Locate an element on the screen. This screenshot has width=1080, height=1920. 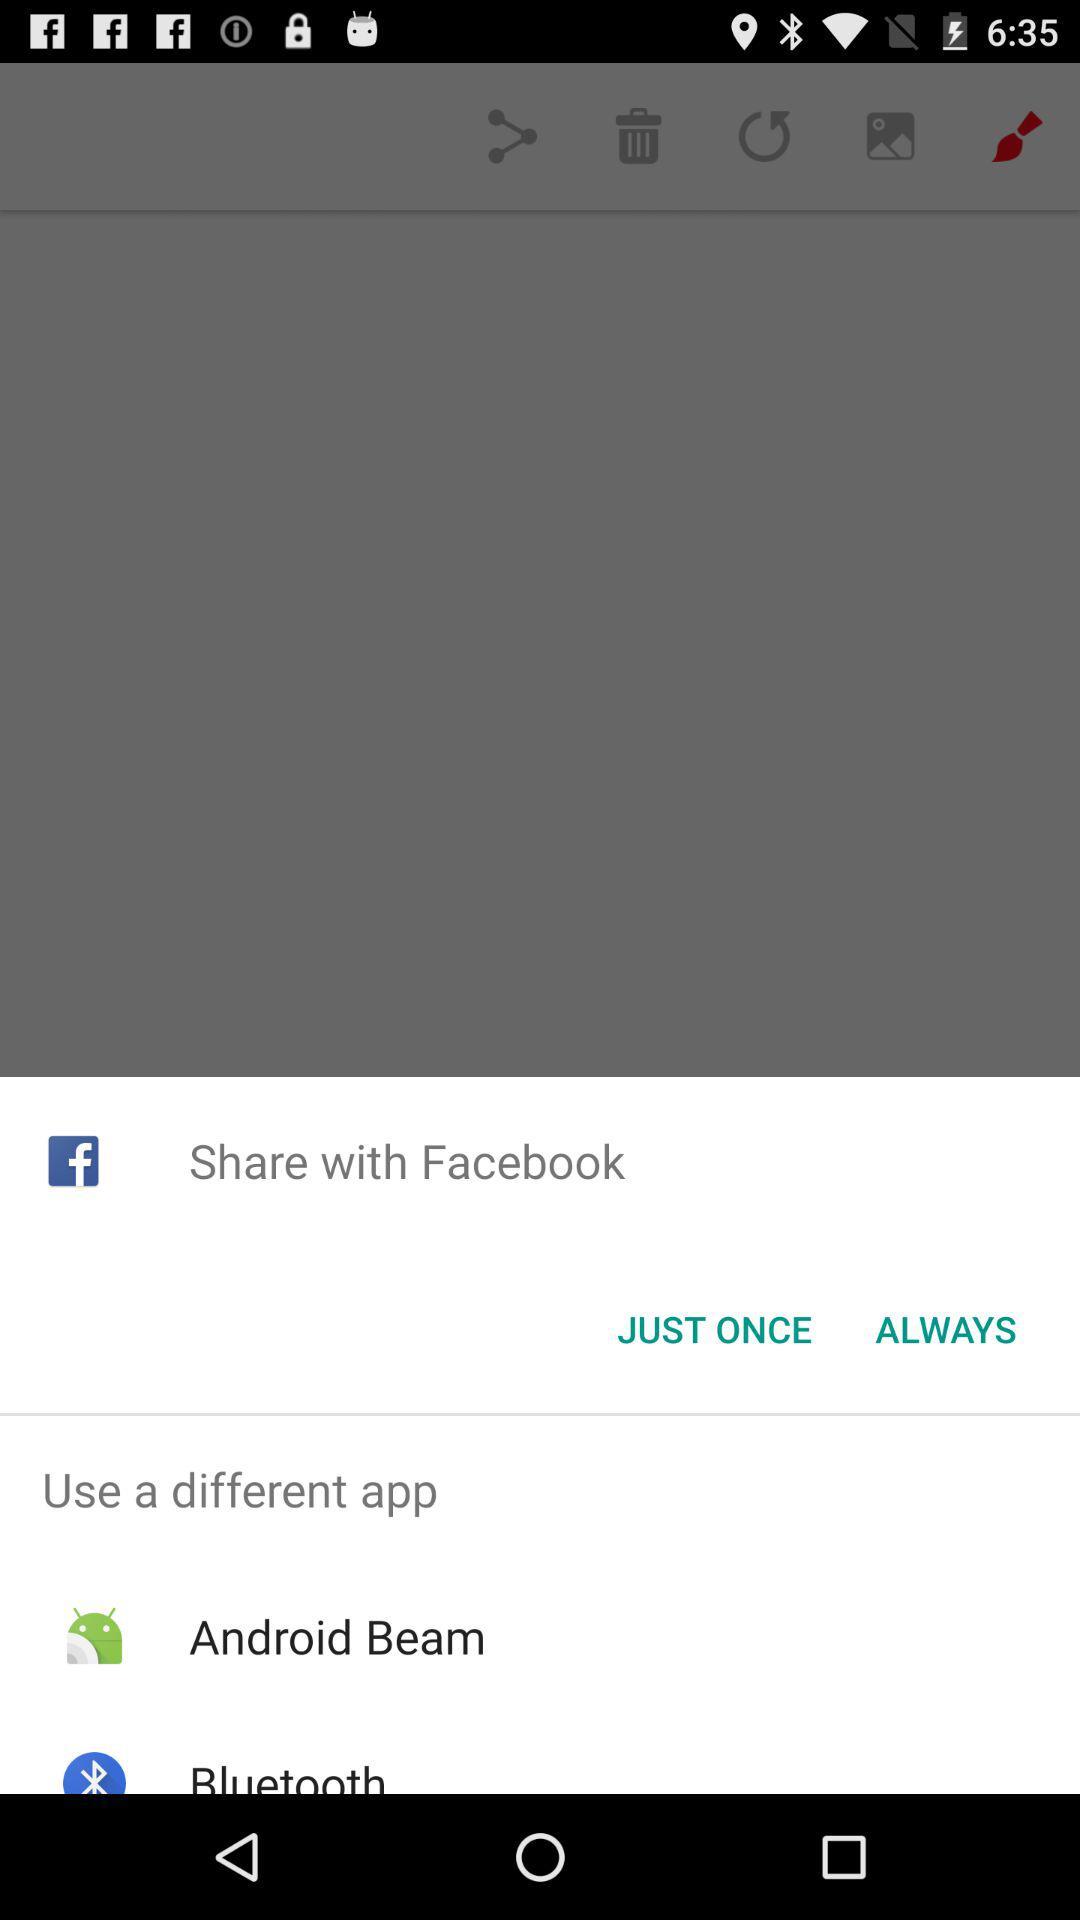
bluetooth app is located at coordinates (288, 1772).